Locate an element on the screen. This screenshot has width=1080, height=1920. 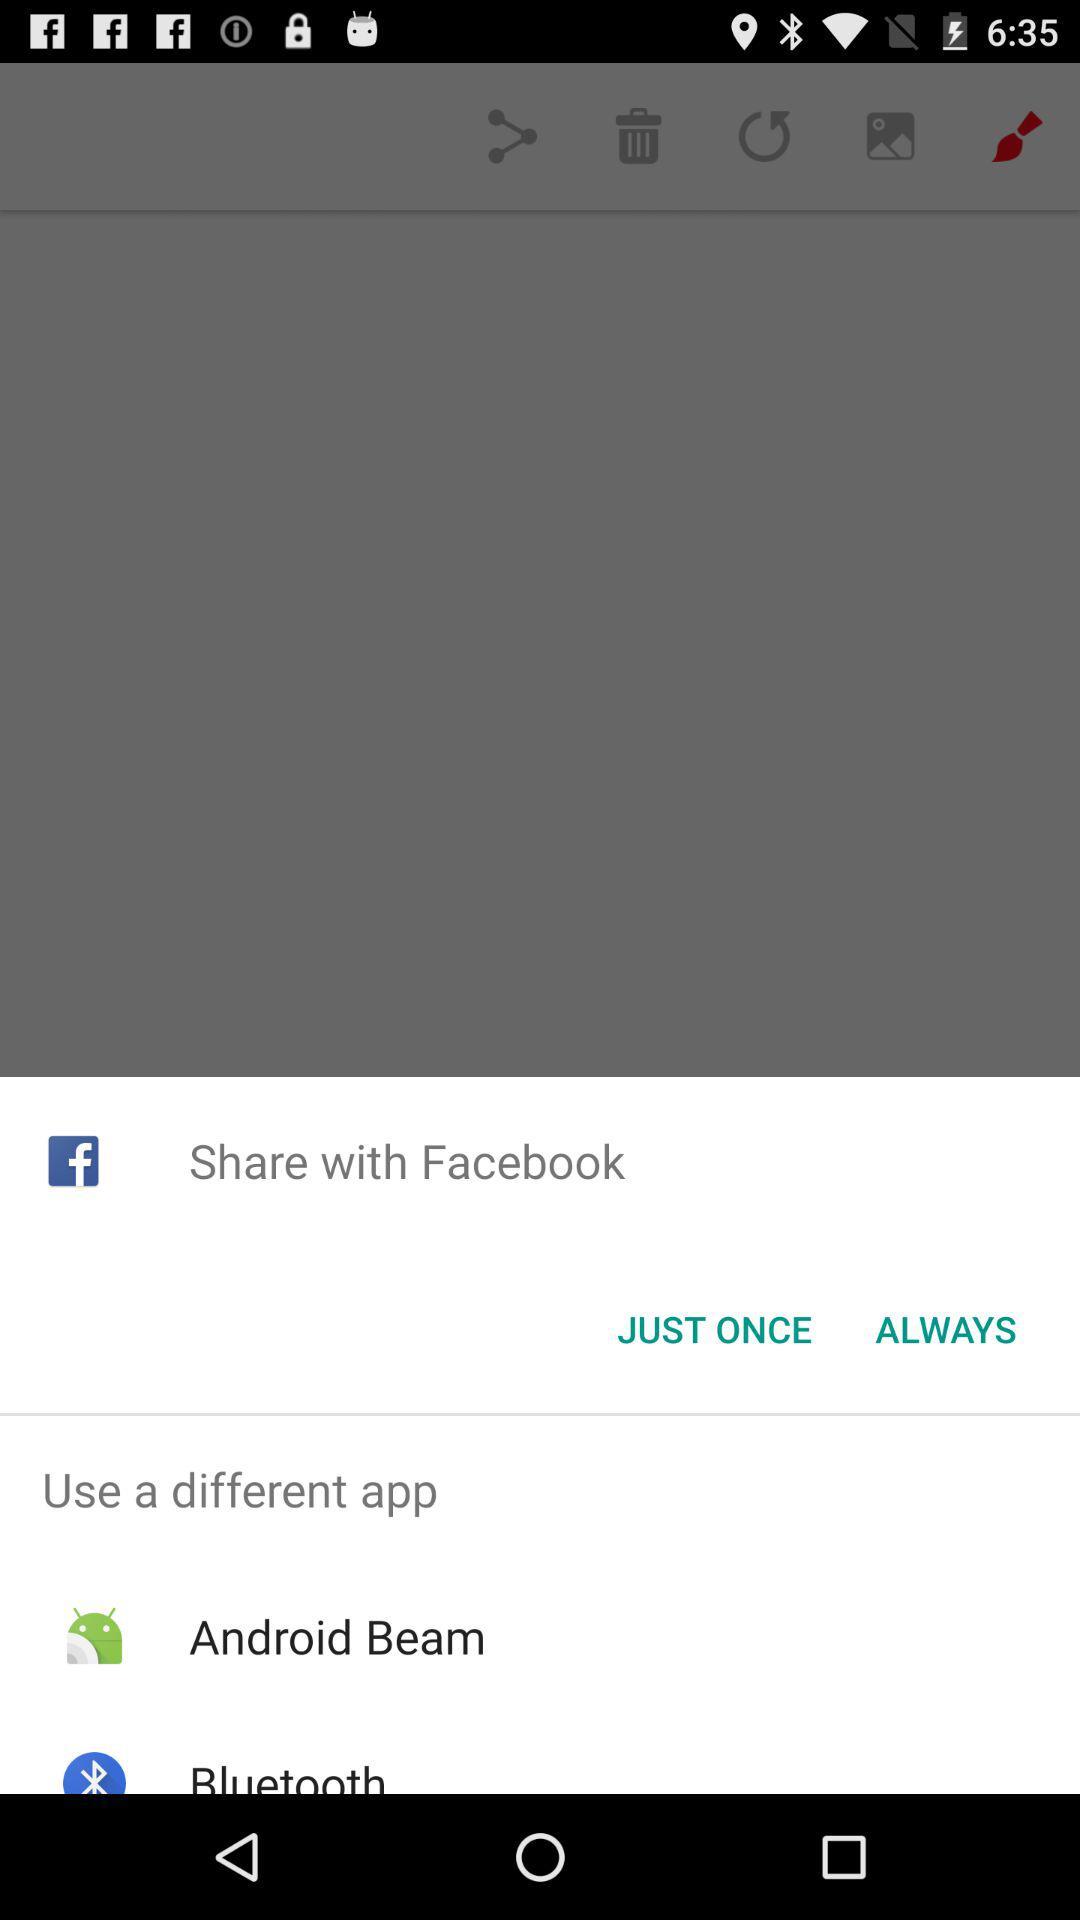
bluetooth app is located at coordinates (288, 1772).